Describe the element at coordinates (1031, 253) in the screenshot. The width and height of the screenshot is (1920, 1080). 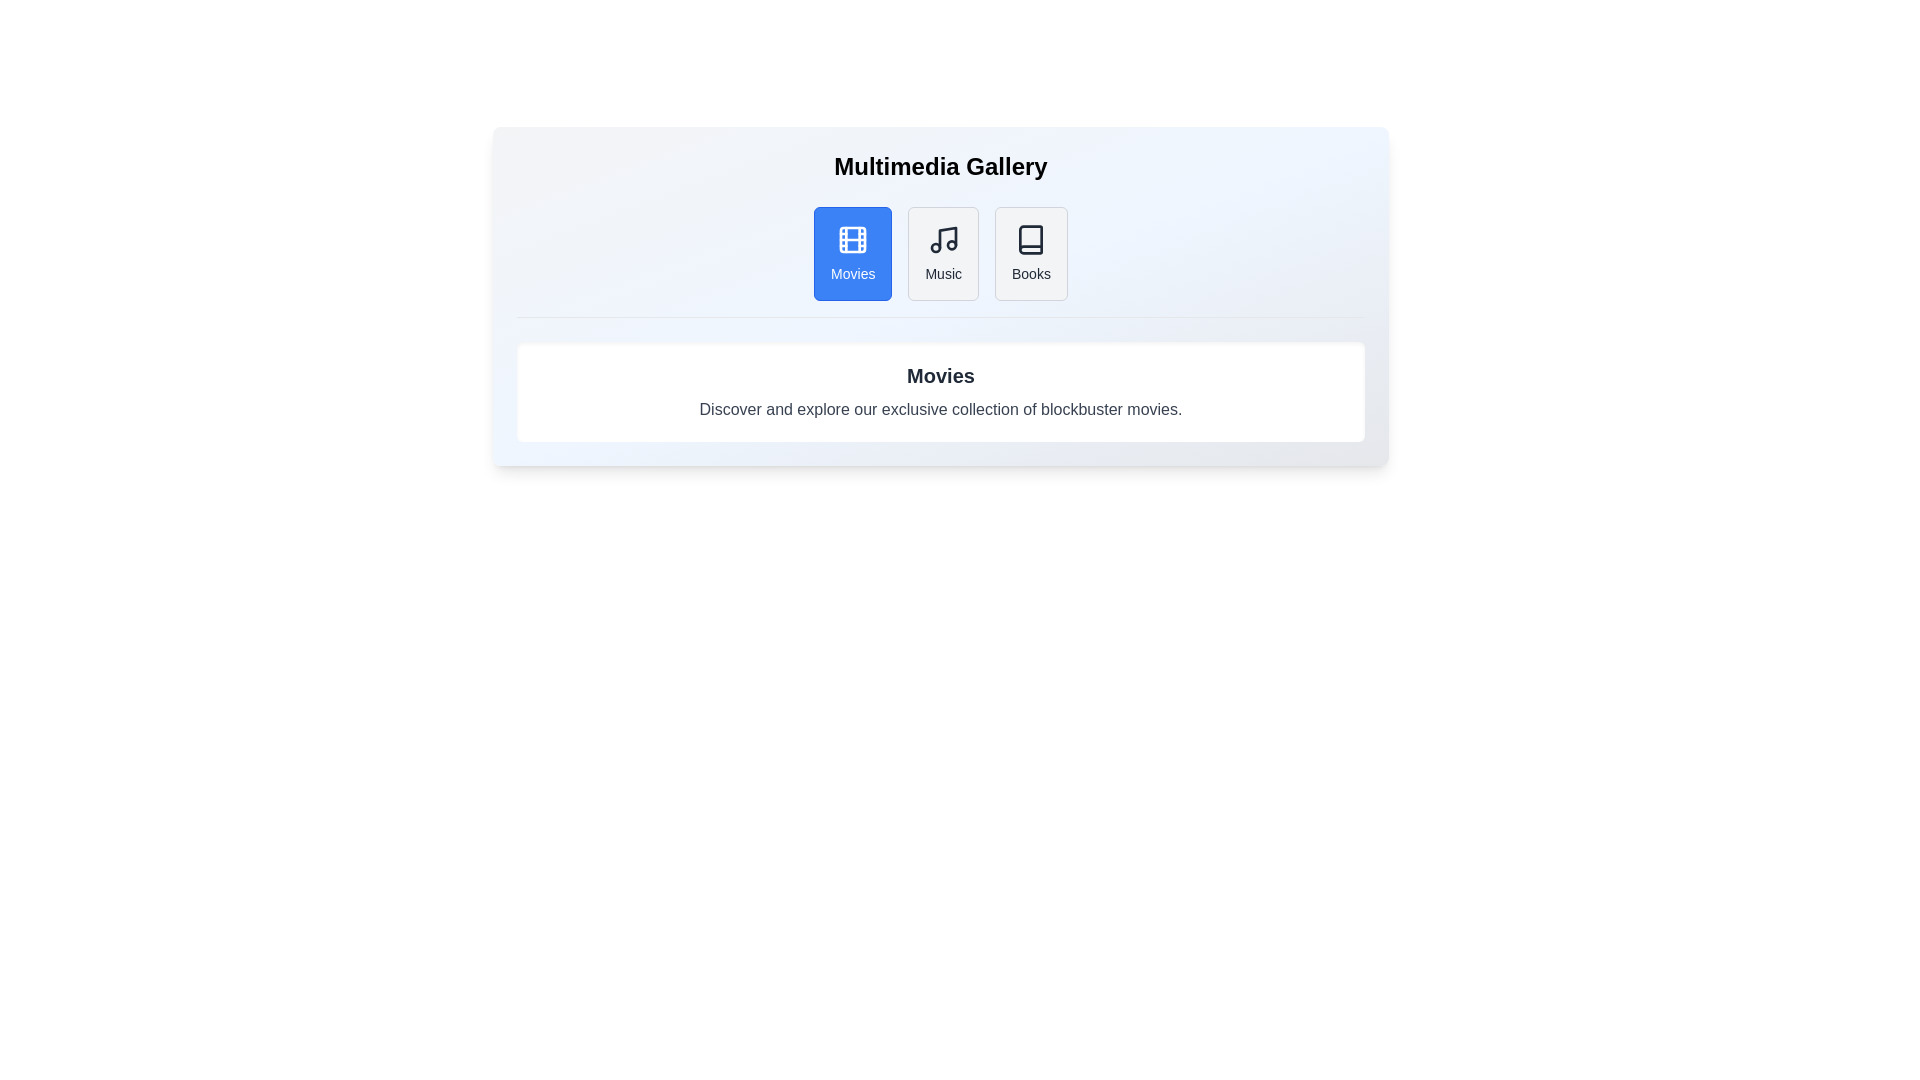
I see `the button labeled Books` at that location.